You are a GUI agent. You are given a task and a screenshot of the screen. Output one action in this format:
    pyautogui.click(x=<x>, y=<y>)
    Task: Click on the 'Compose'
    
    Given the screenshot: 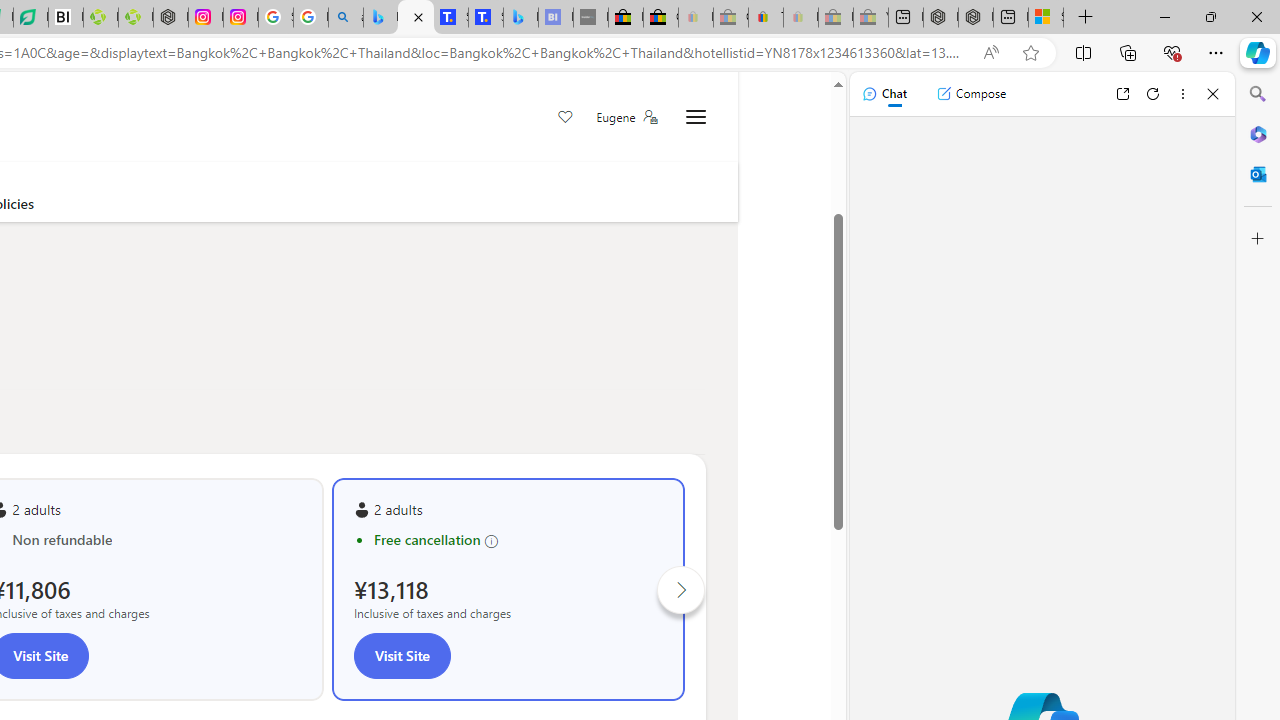 What is the action you would take?
    pyautogui.click(x=971, y=93)
    